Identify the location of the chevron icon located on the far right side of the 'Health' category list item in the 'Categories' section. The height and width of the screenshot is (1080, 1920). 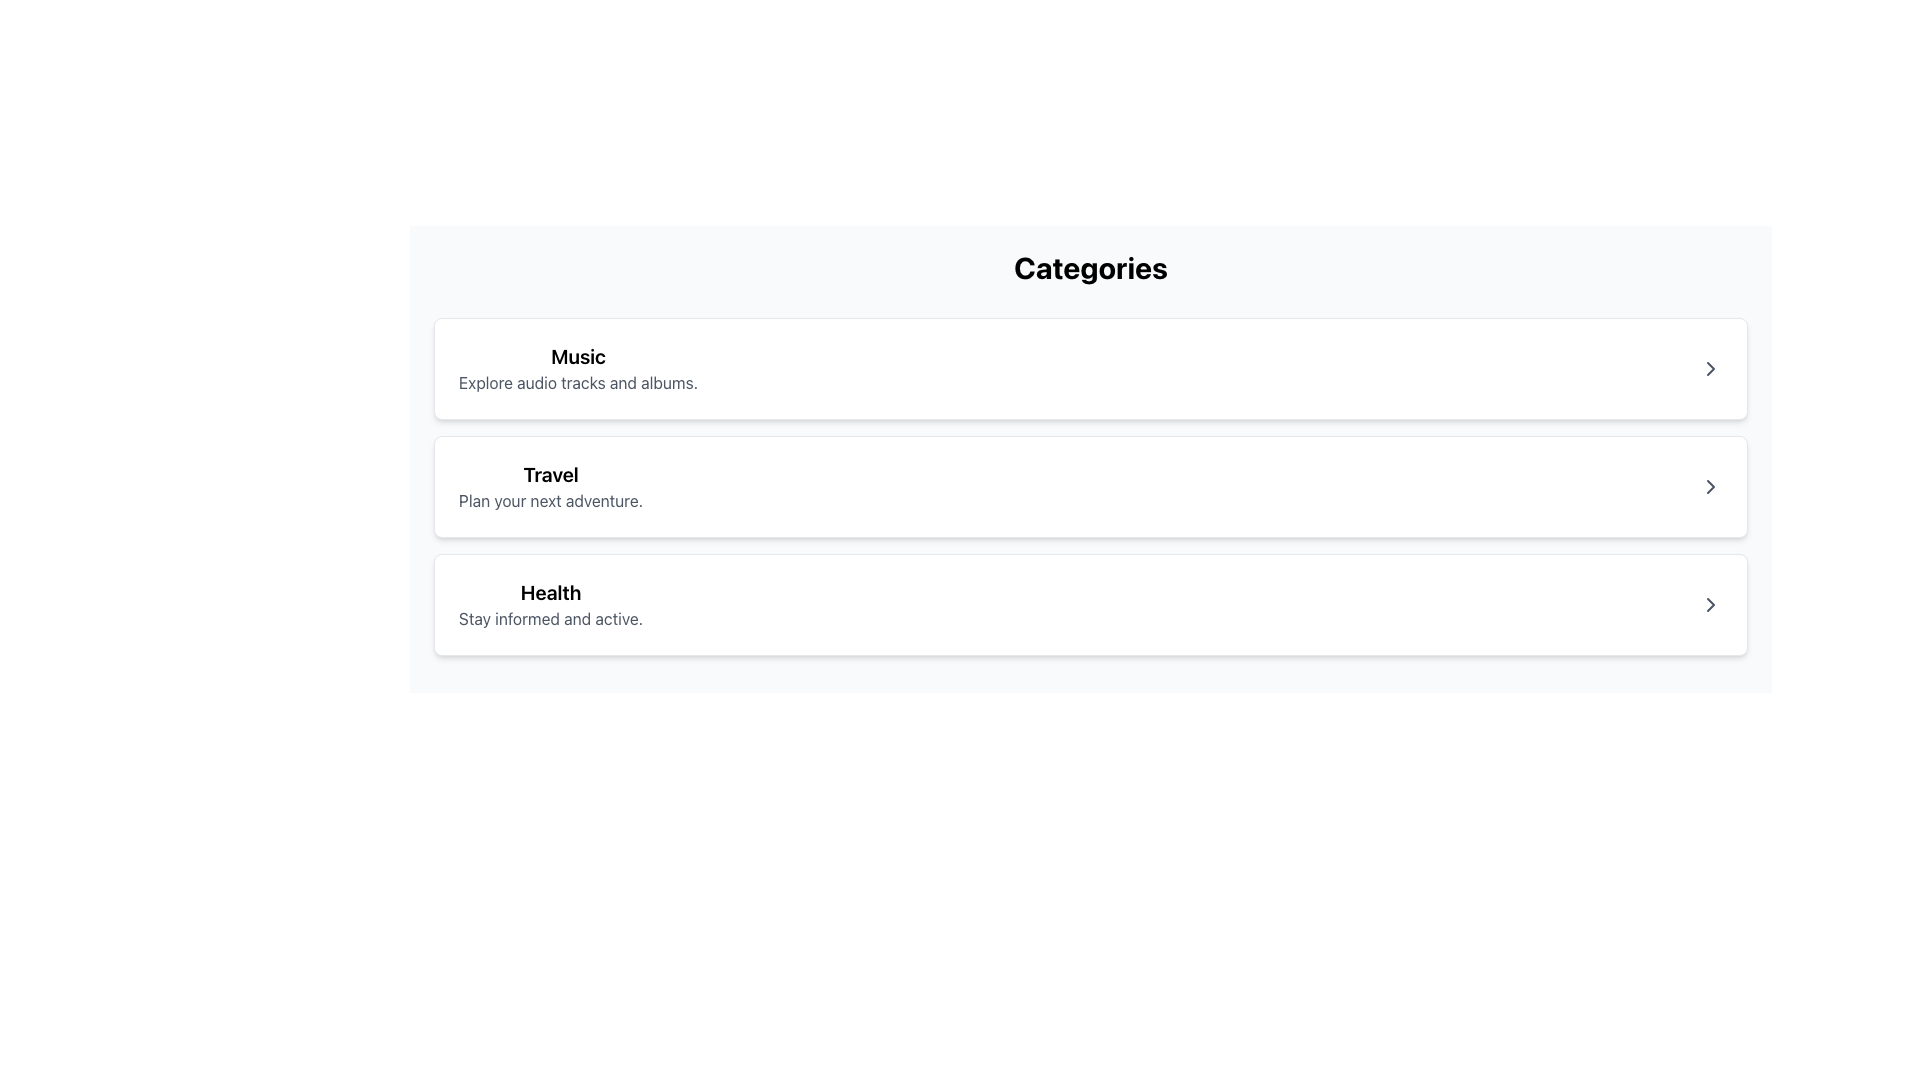
(1709, 604).